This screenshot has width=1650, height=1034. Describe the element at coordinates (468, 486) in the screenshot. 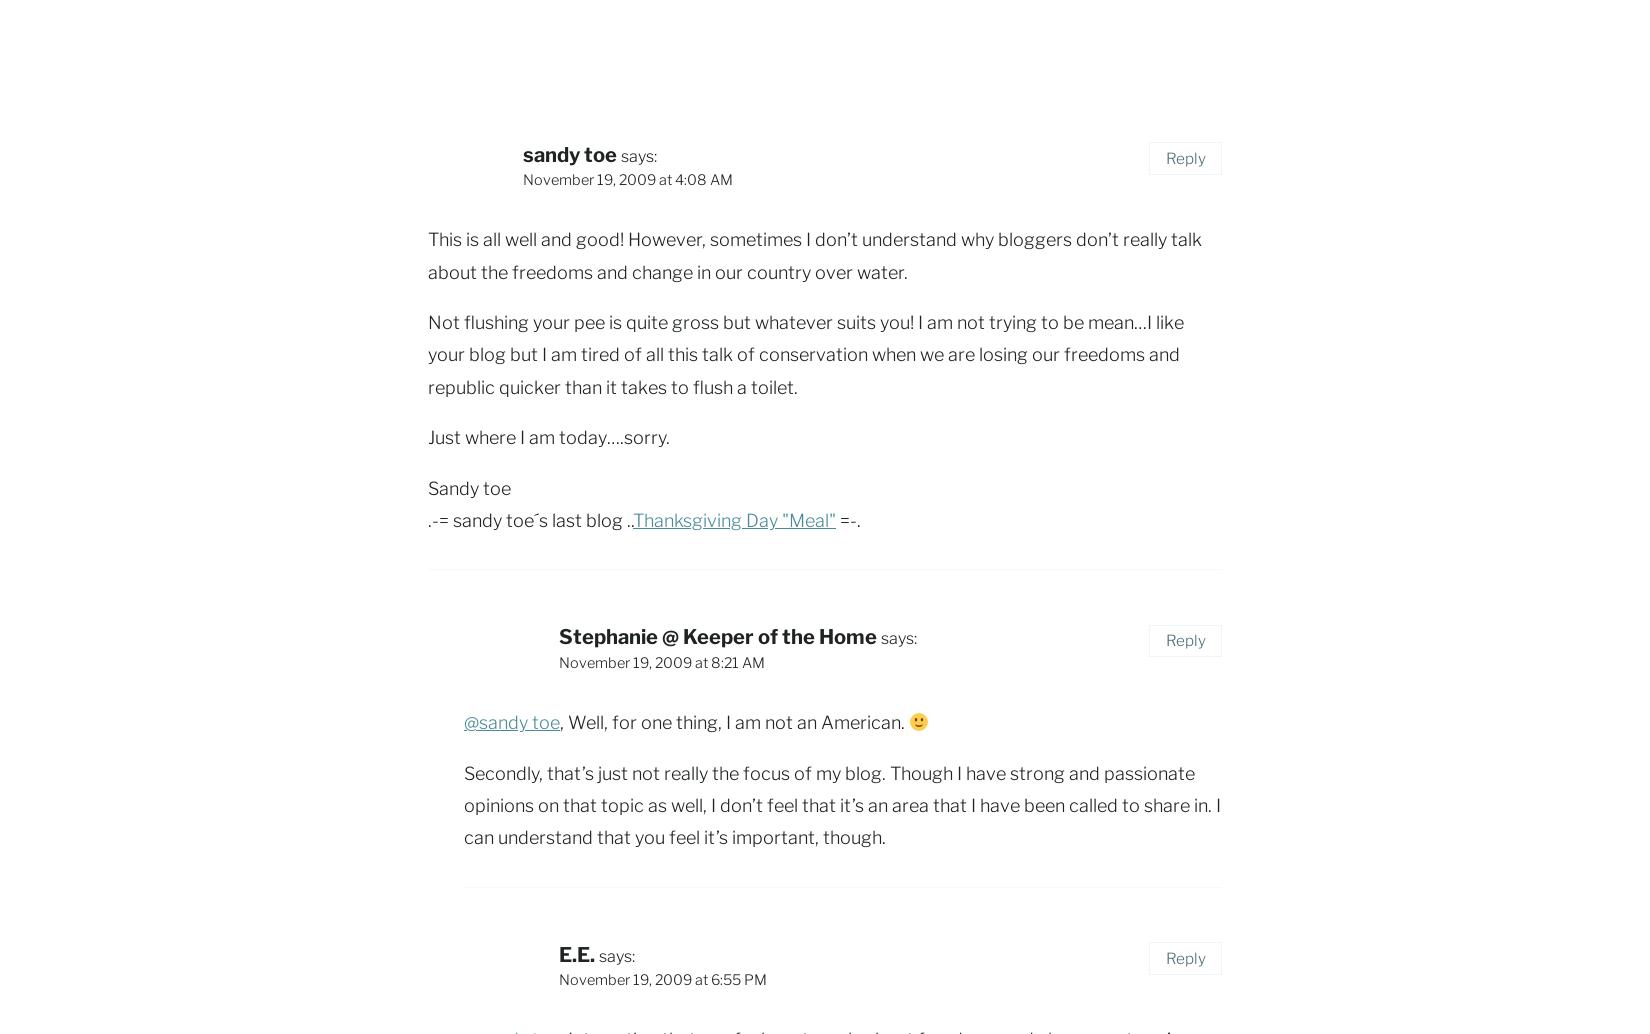

I see `'Sandy toe'` at that location.